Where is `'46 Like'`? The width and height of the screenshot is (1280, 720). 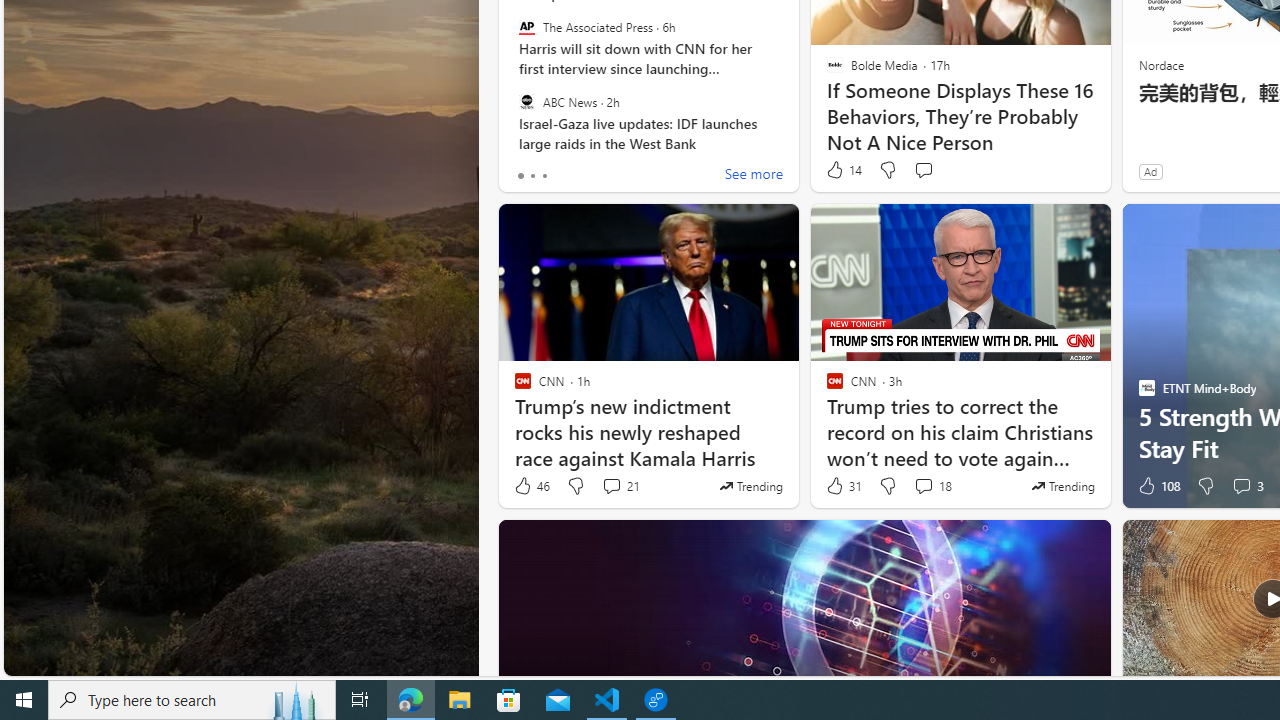
'46 Like' is located at coordinates (531, 486).